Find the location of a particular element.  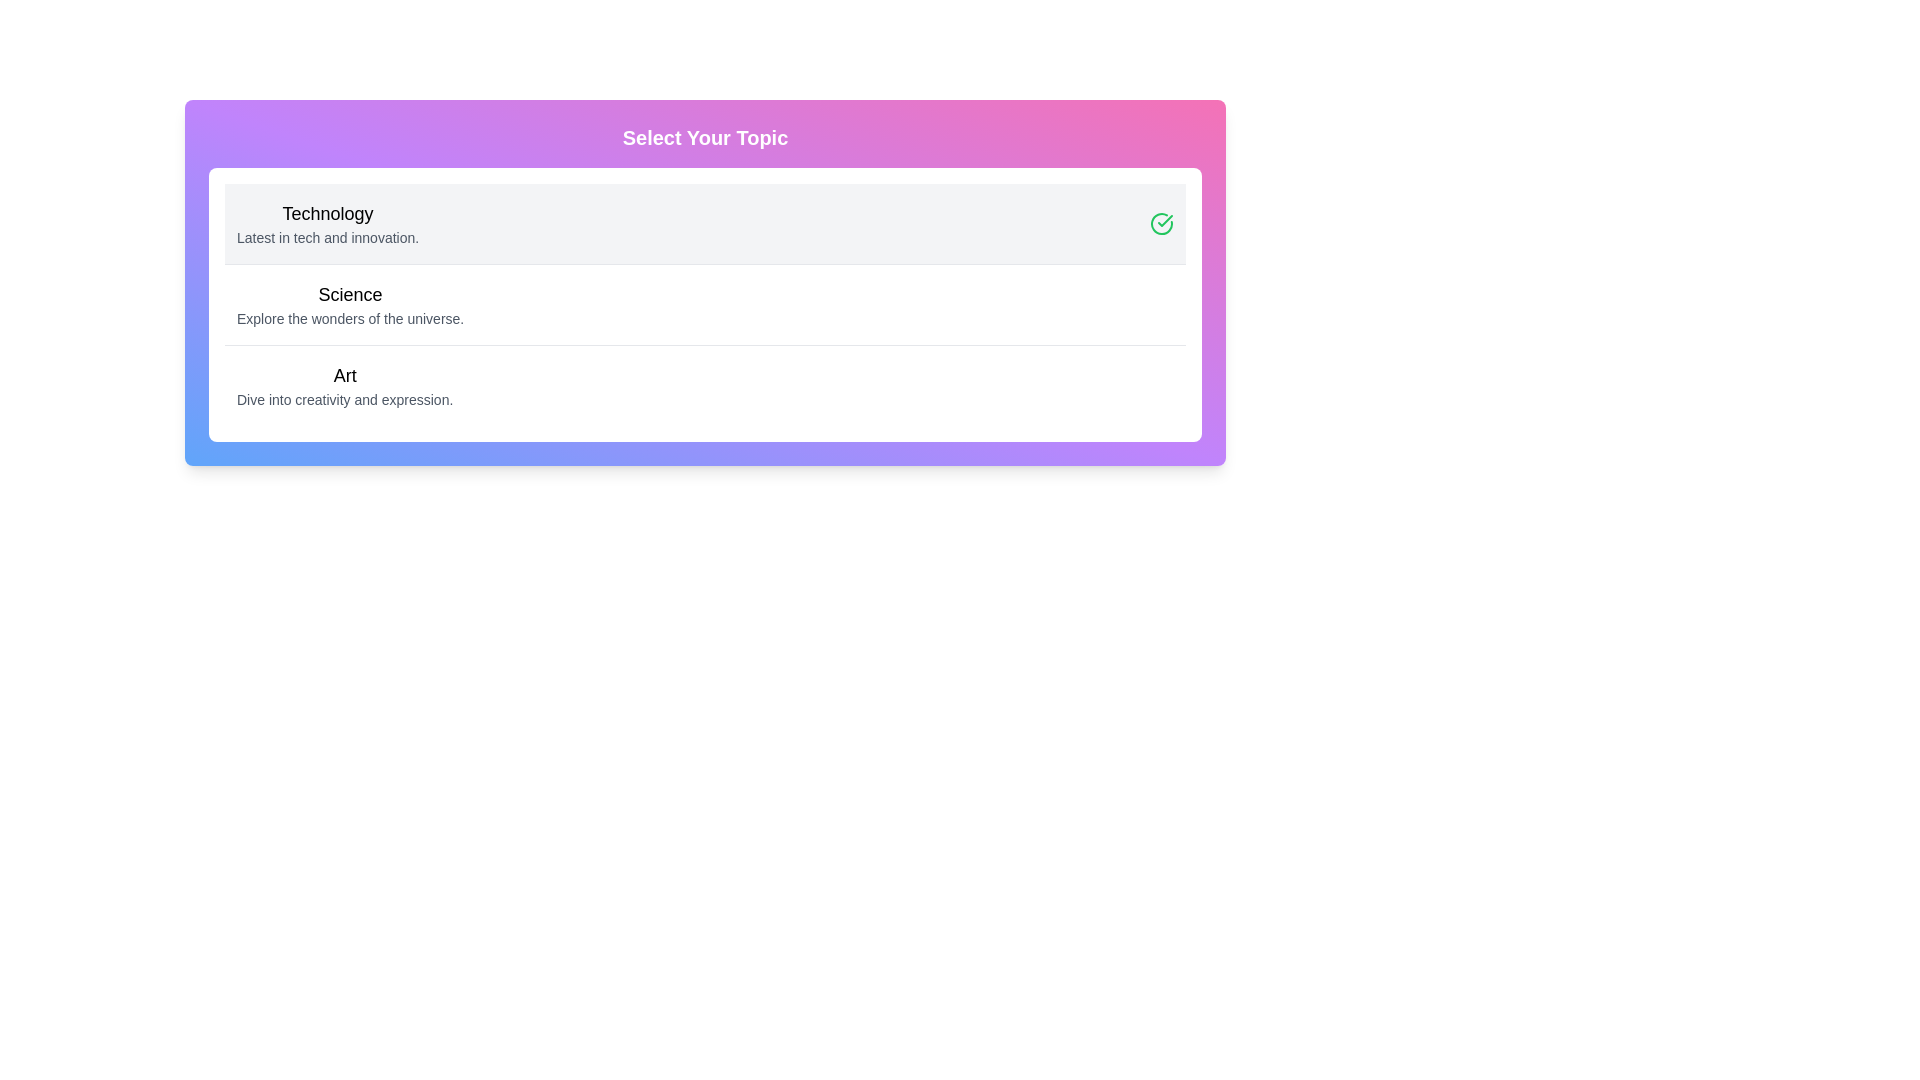

the 'Technology' header and description text block in the selection menu is located at coordinates (328, 223).